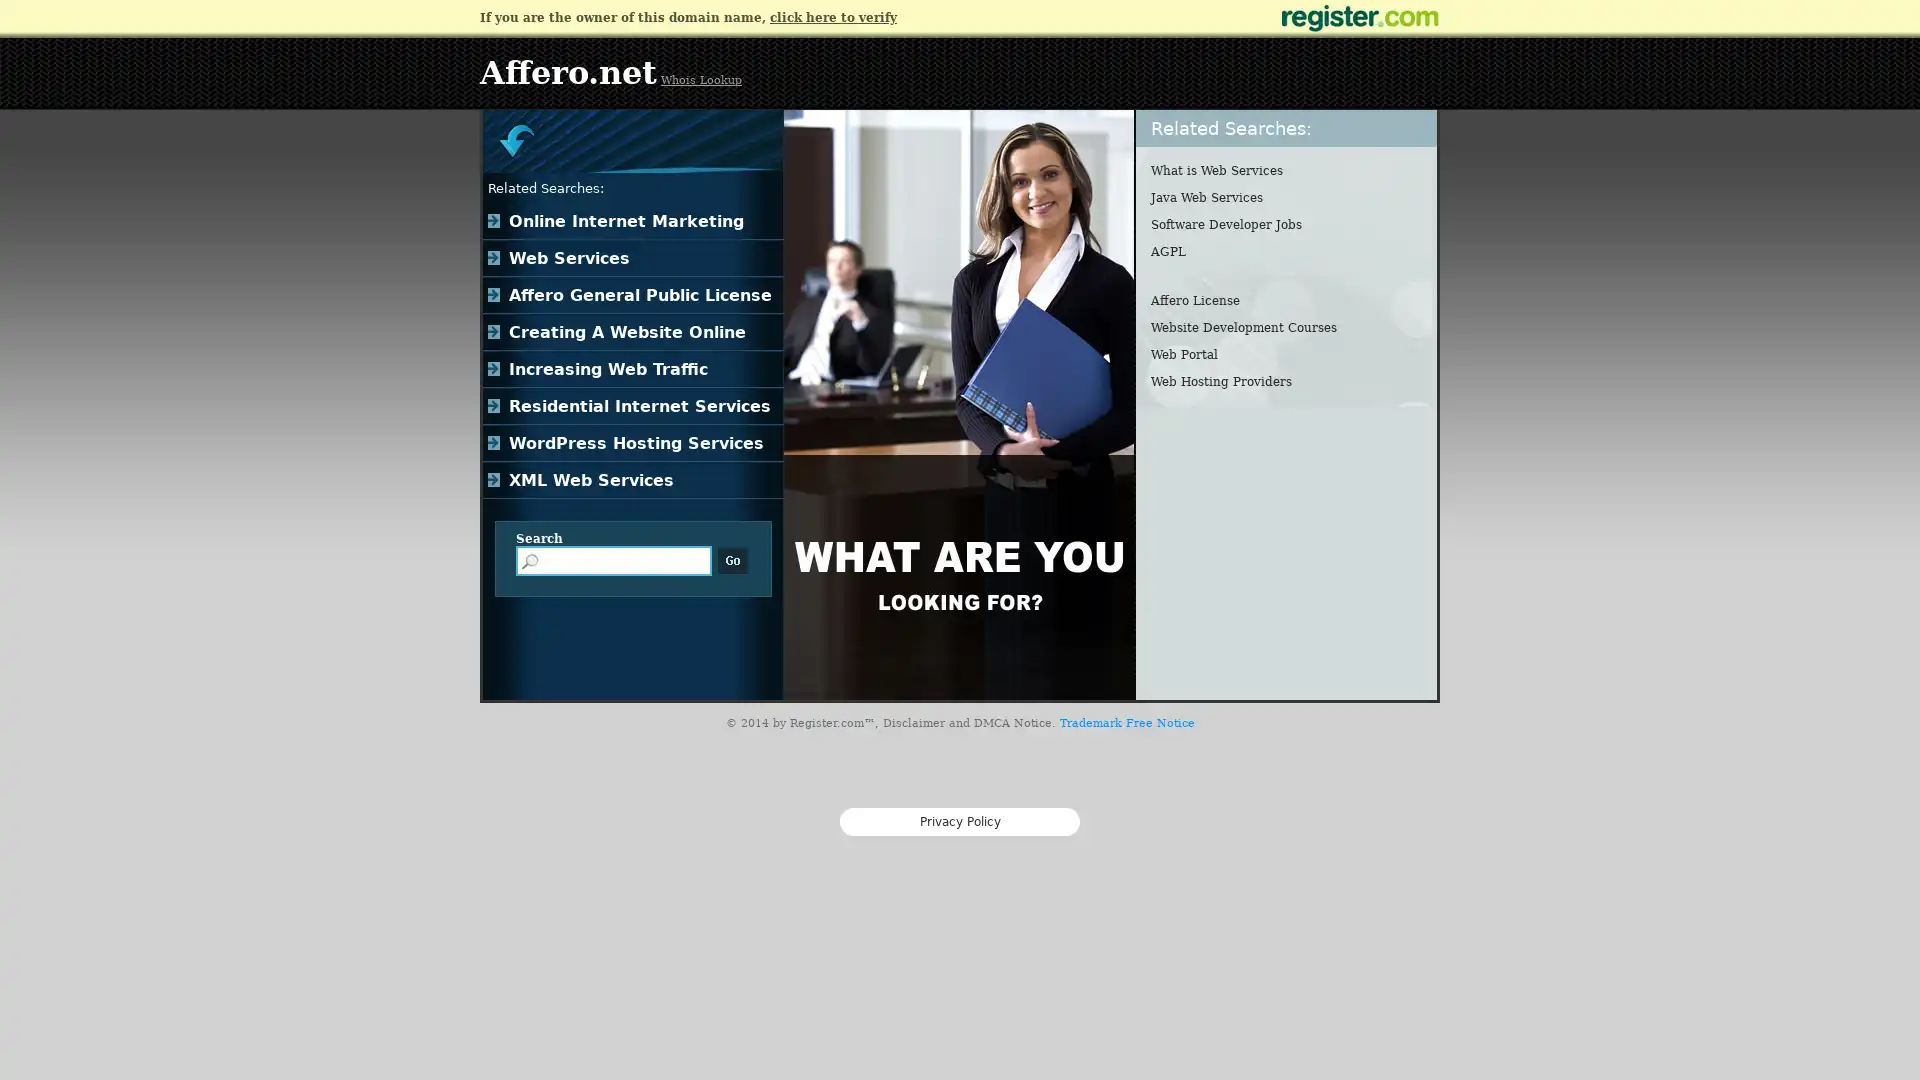 Image resolution: width=1920 pixels, height=1080 pixels. Describe the element at coordinates (732, 560) in the screenshot. I see `Go` at that location.